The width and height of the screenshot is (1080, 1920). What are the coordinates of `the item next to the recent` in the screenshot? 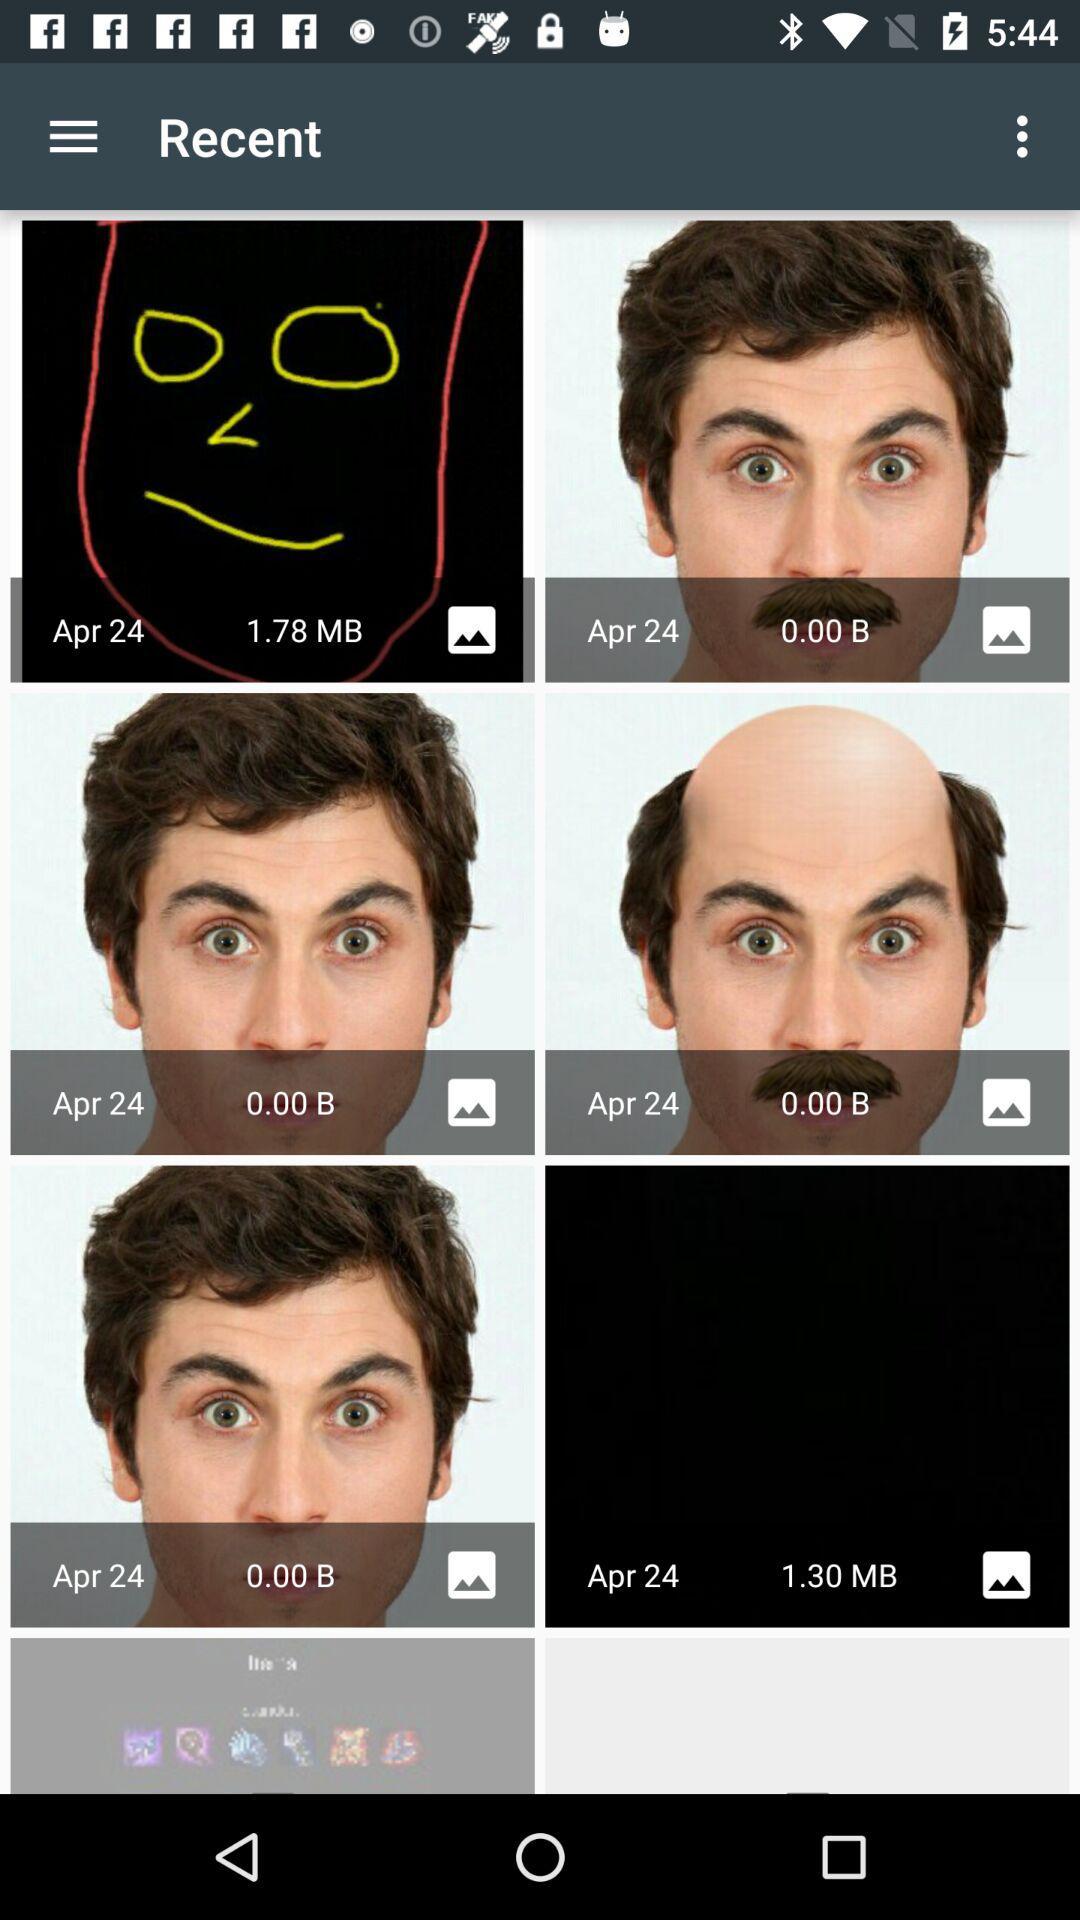 It's located at (72, 135).